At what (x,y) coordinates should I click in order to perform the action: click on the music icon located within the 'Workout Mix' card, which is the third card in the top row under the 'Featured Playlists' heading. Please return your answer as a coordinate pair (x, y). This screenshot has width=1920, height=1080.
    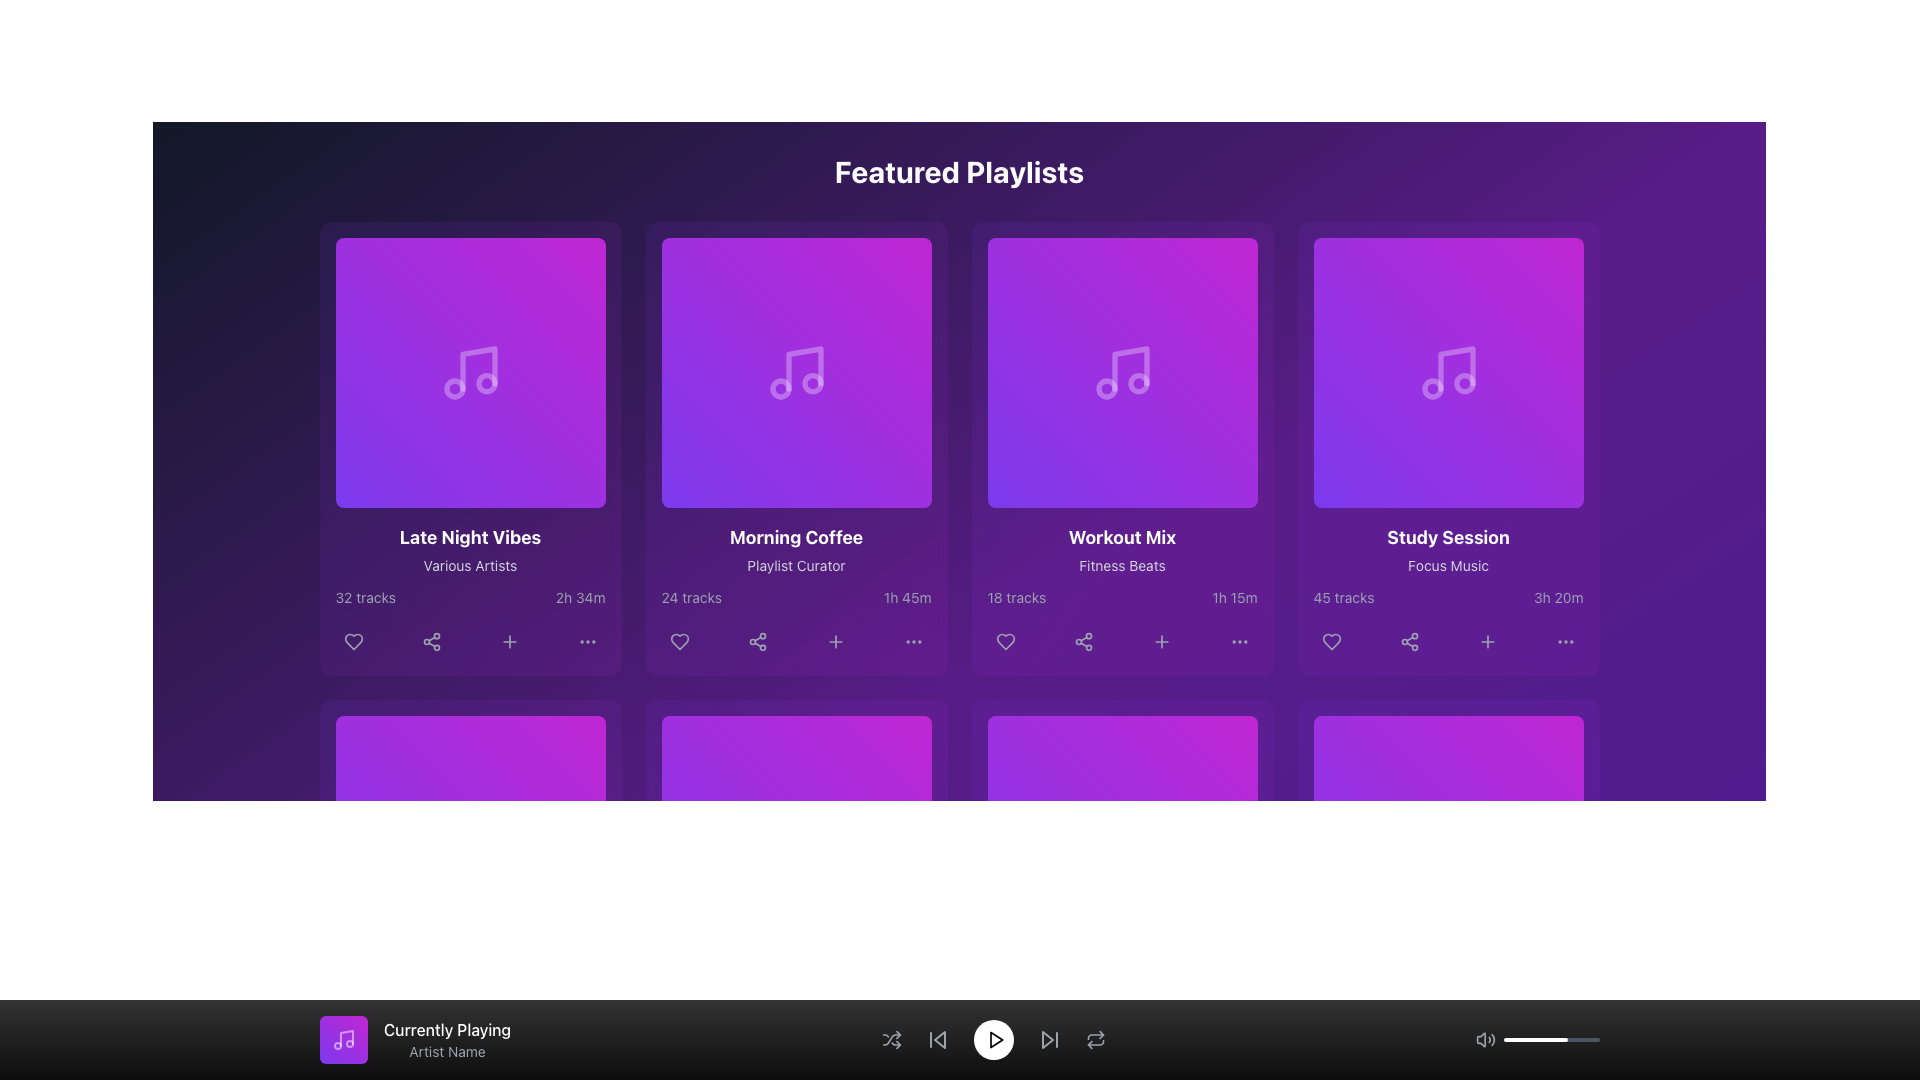
    Looking at the image, I should click on (1130, 369).